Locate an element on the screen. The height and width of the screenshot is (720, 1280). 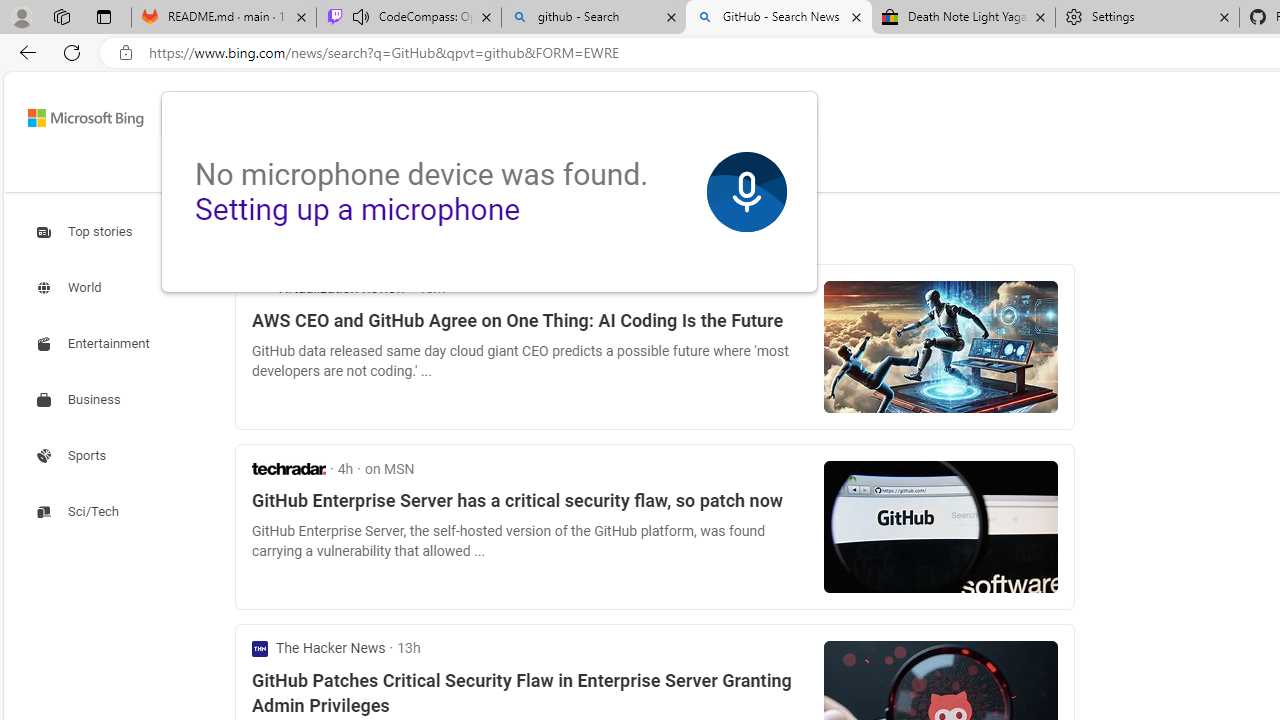
'Stop listening' is located at coordinates (745, 192).